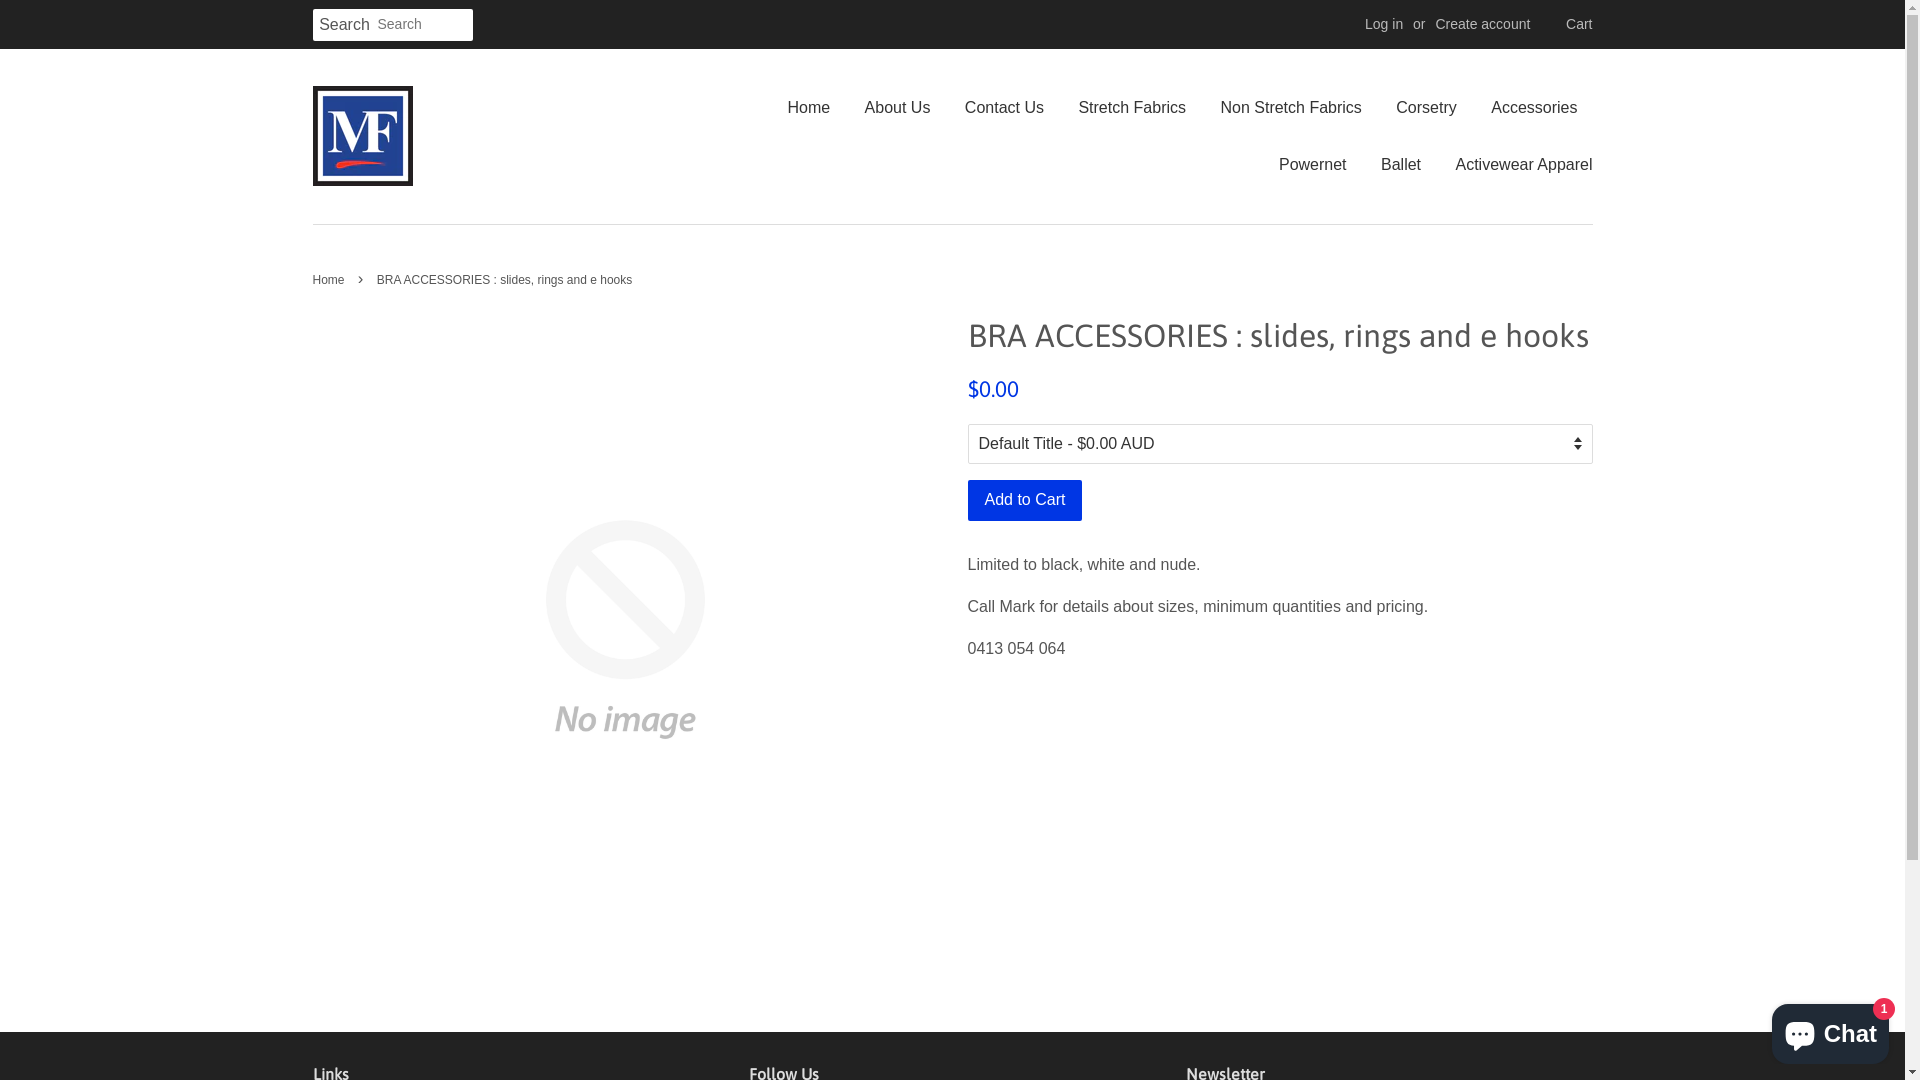  I want to click on 'Non Stretch Fabrics', so click(1203, 107).